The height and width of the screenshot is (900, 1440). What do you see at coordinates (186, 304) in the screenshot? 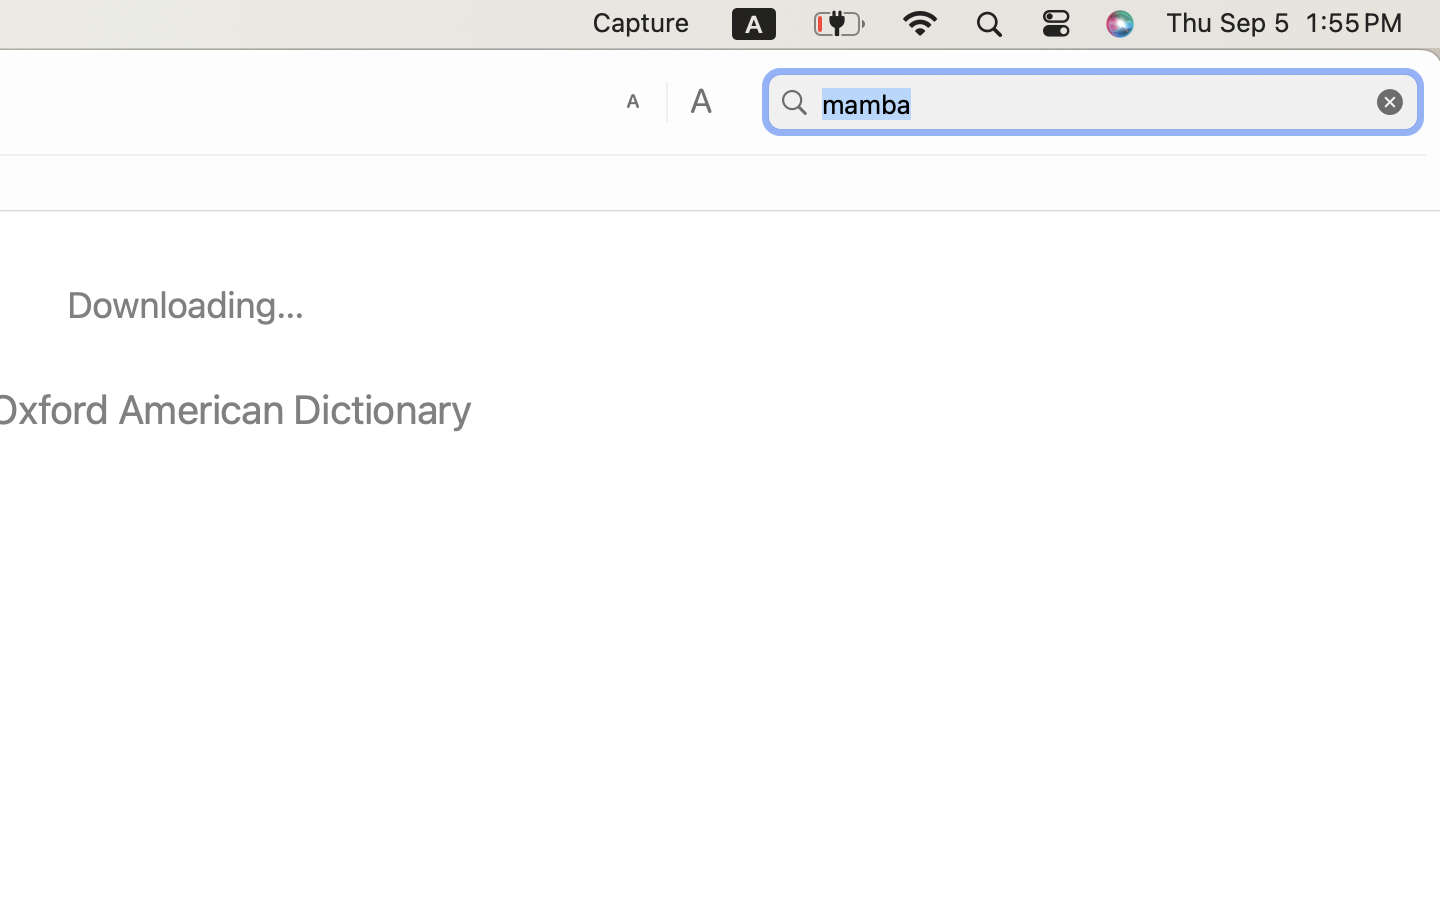
I see `'Downloading…'` at bounding box center [186, 304].